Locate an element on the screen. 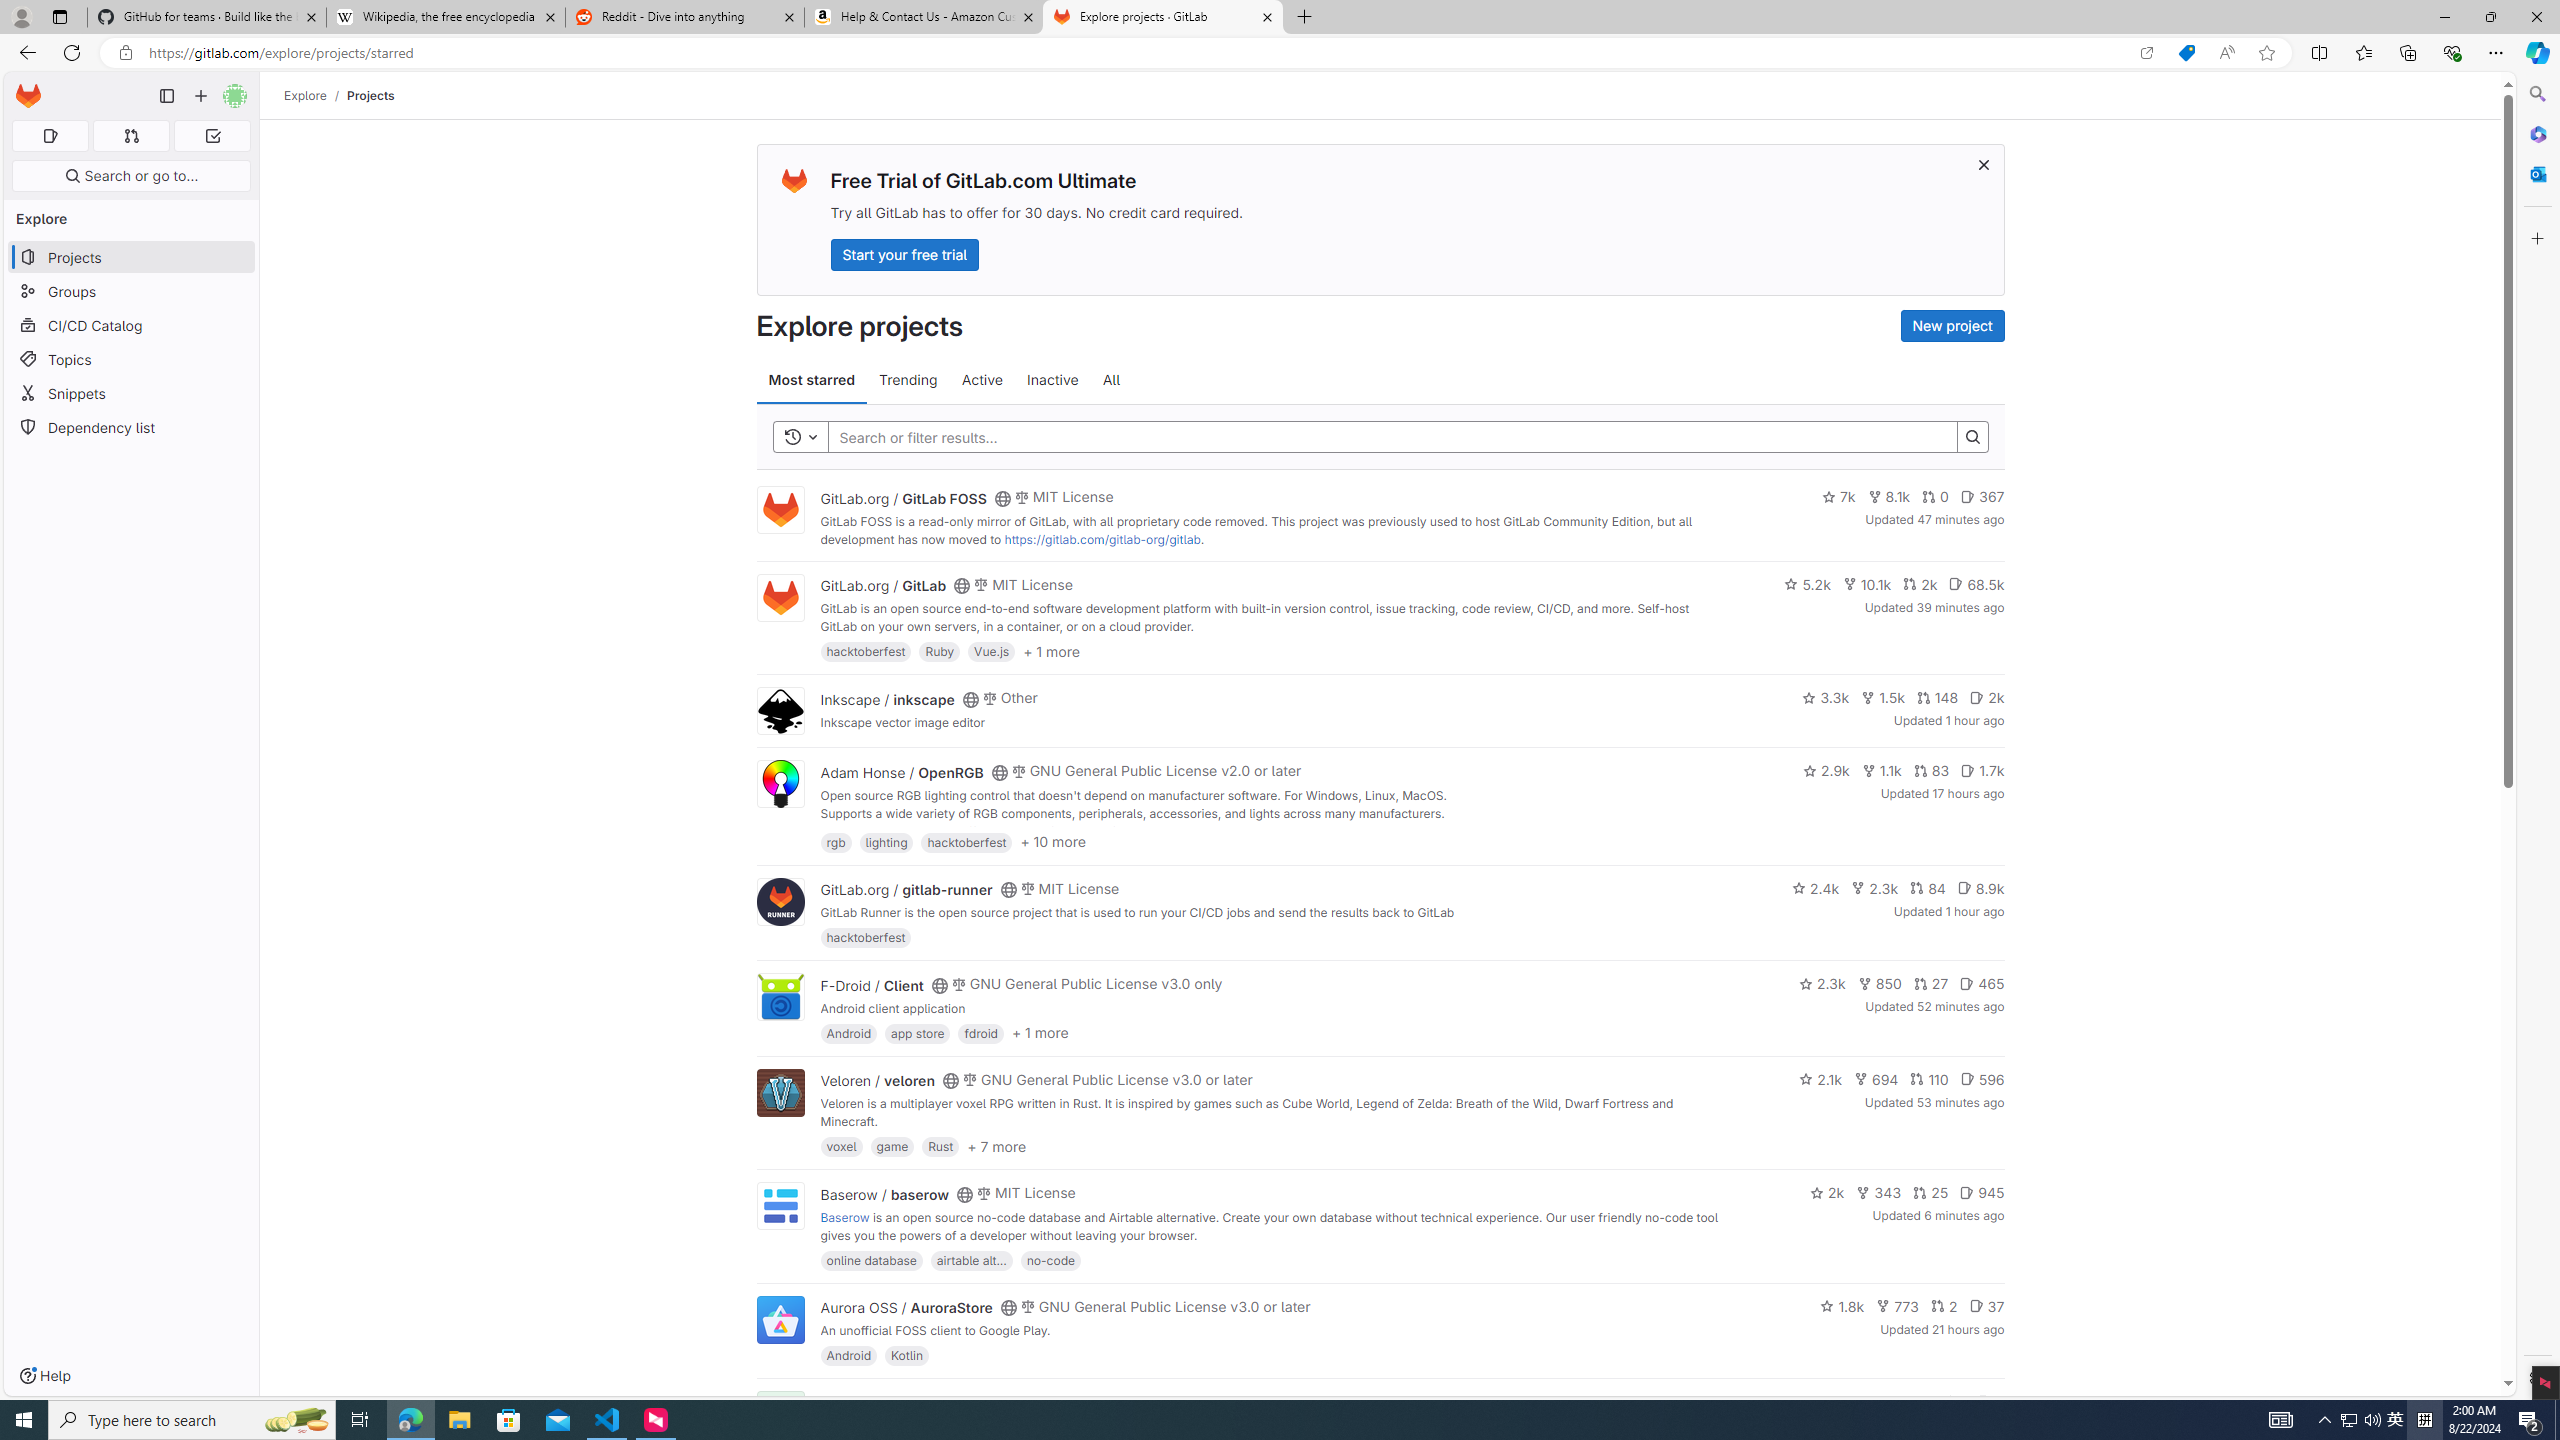  'airtable alt...' is located at coordinates (970, 1259).